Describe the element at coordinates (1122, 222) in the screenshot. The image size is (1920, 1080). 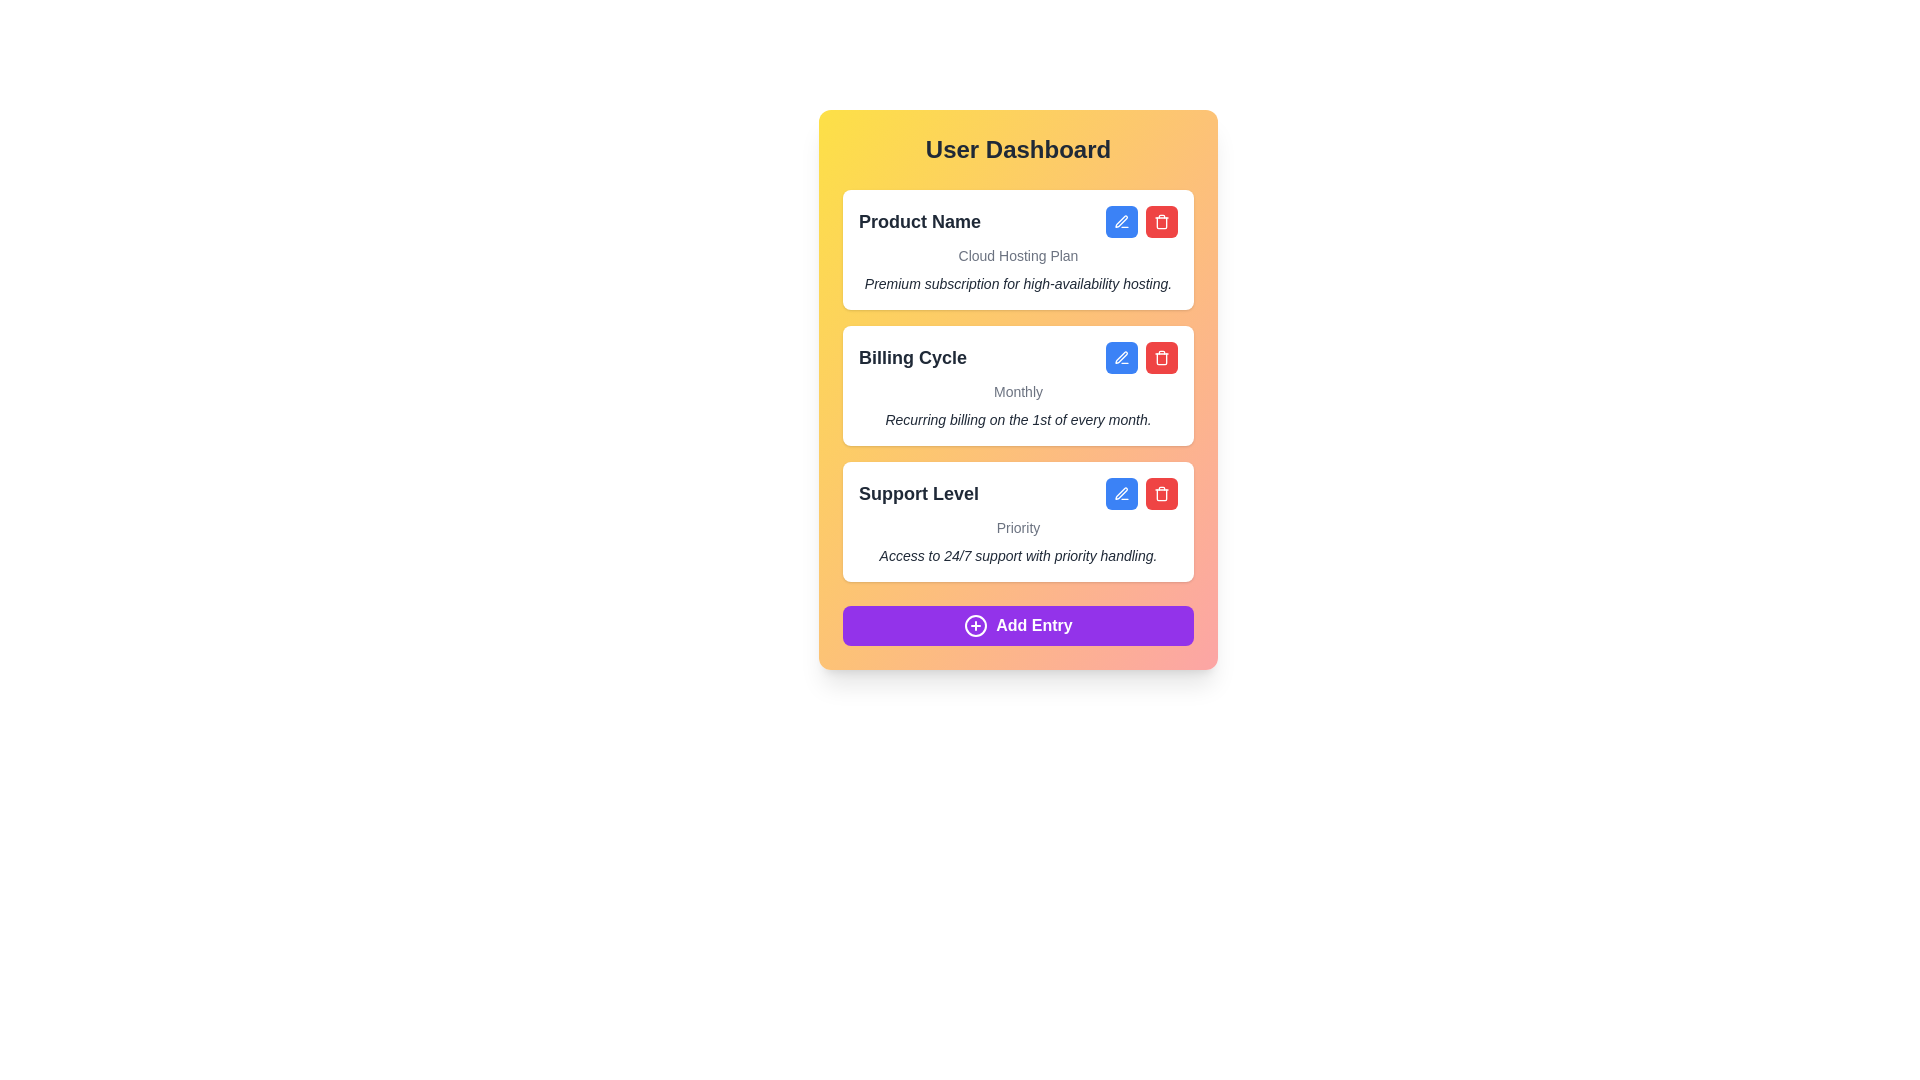
I see `the pen icon button located in the 'Product Name' section of the dashboard` at that location.